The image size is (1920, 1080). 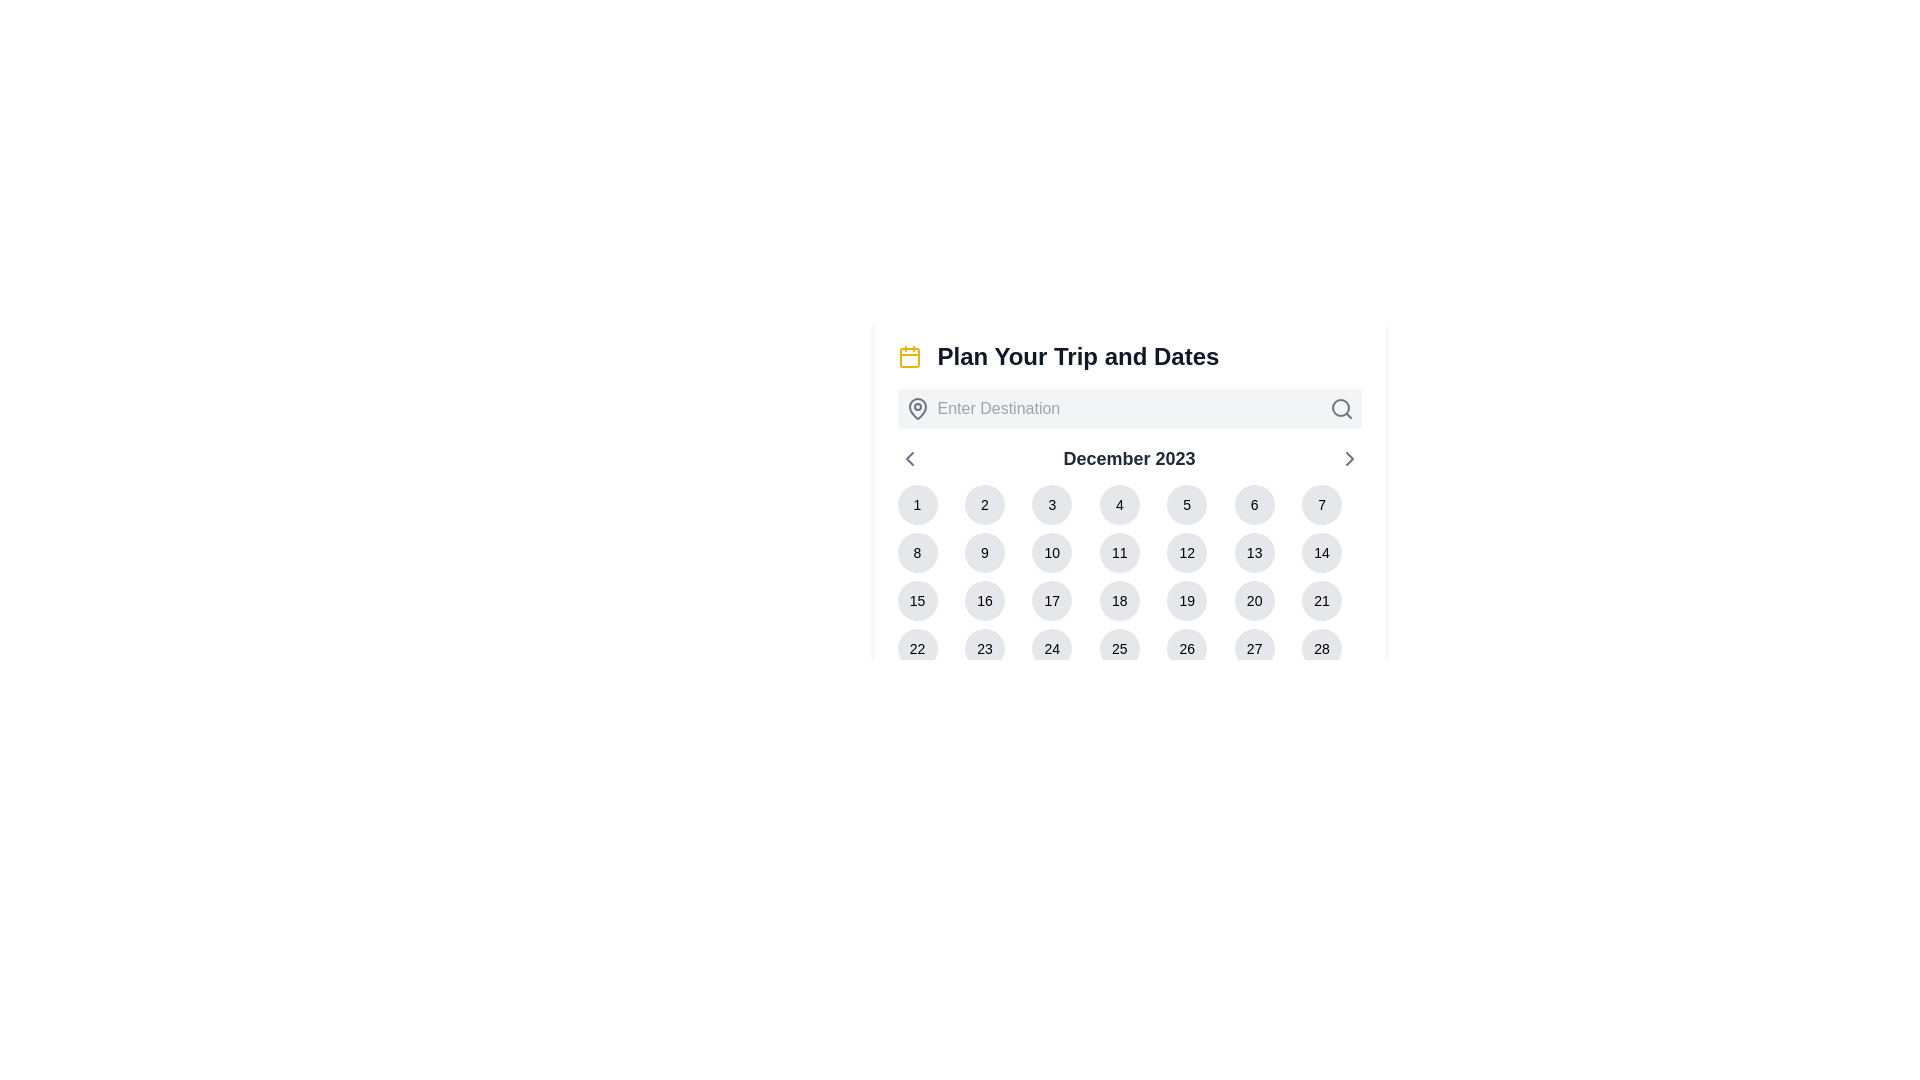 I want to click on the small circular button with a light gray background and black text '13', so click(x=1253, y=552).